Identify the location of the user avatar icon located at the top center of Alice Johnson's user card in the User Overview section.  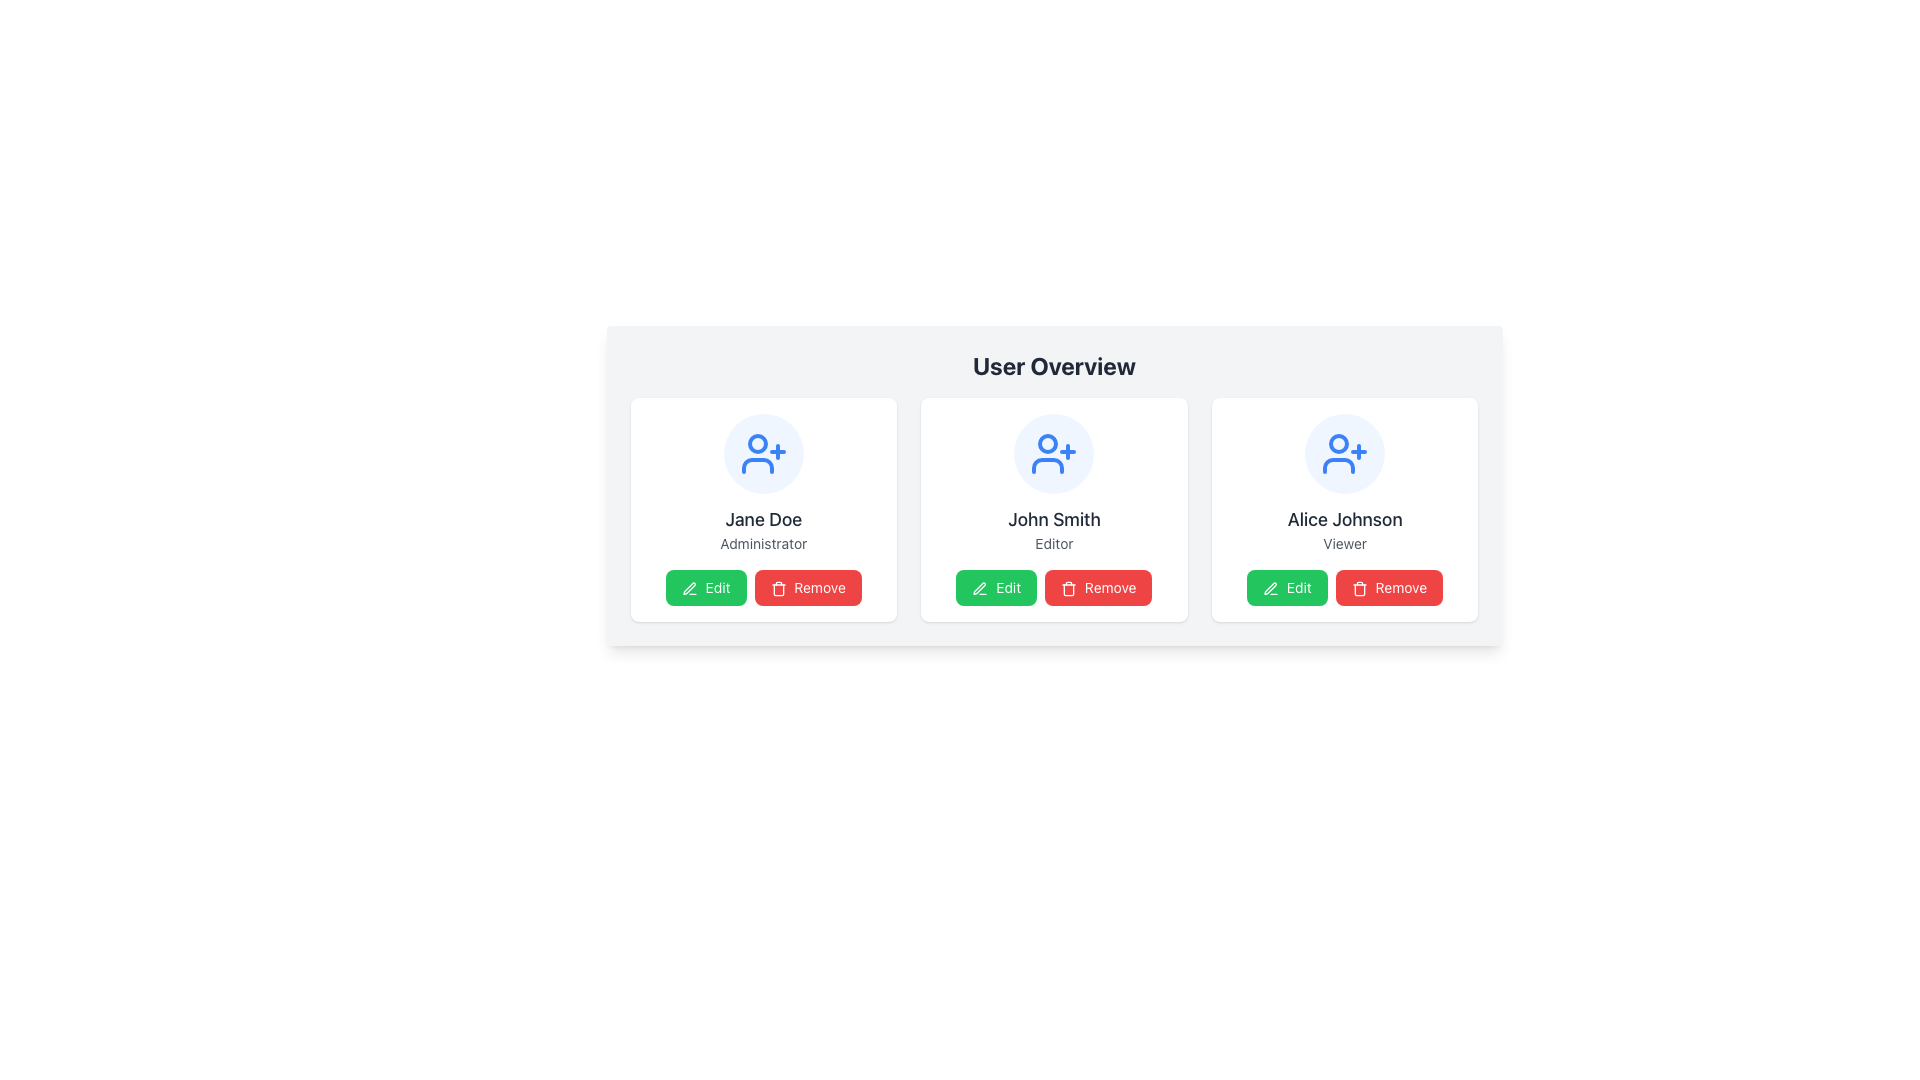
(1345, 454).